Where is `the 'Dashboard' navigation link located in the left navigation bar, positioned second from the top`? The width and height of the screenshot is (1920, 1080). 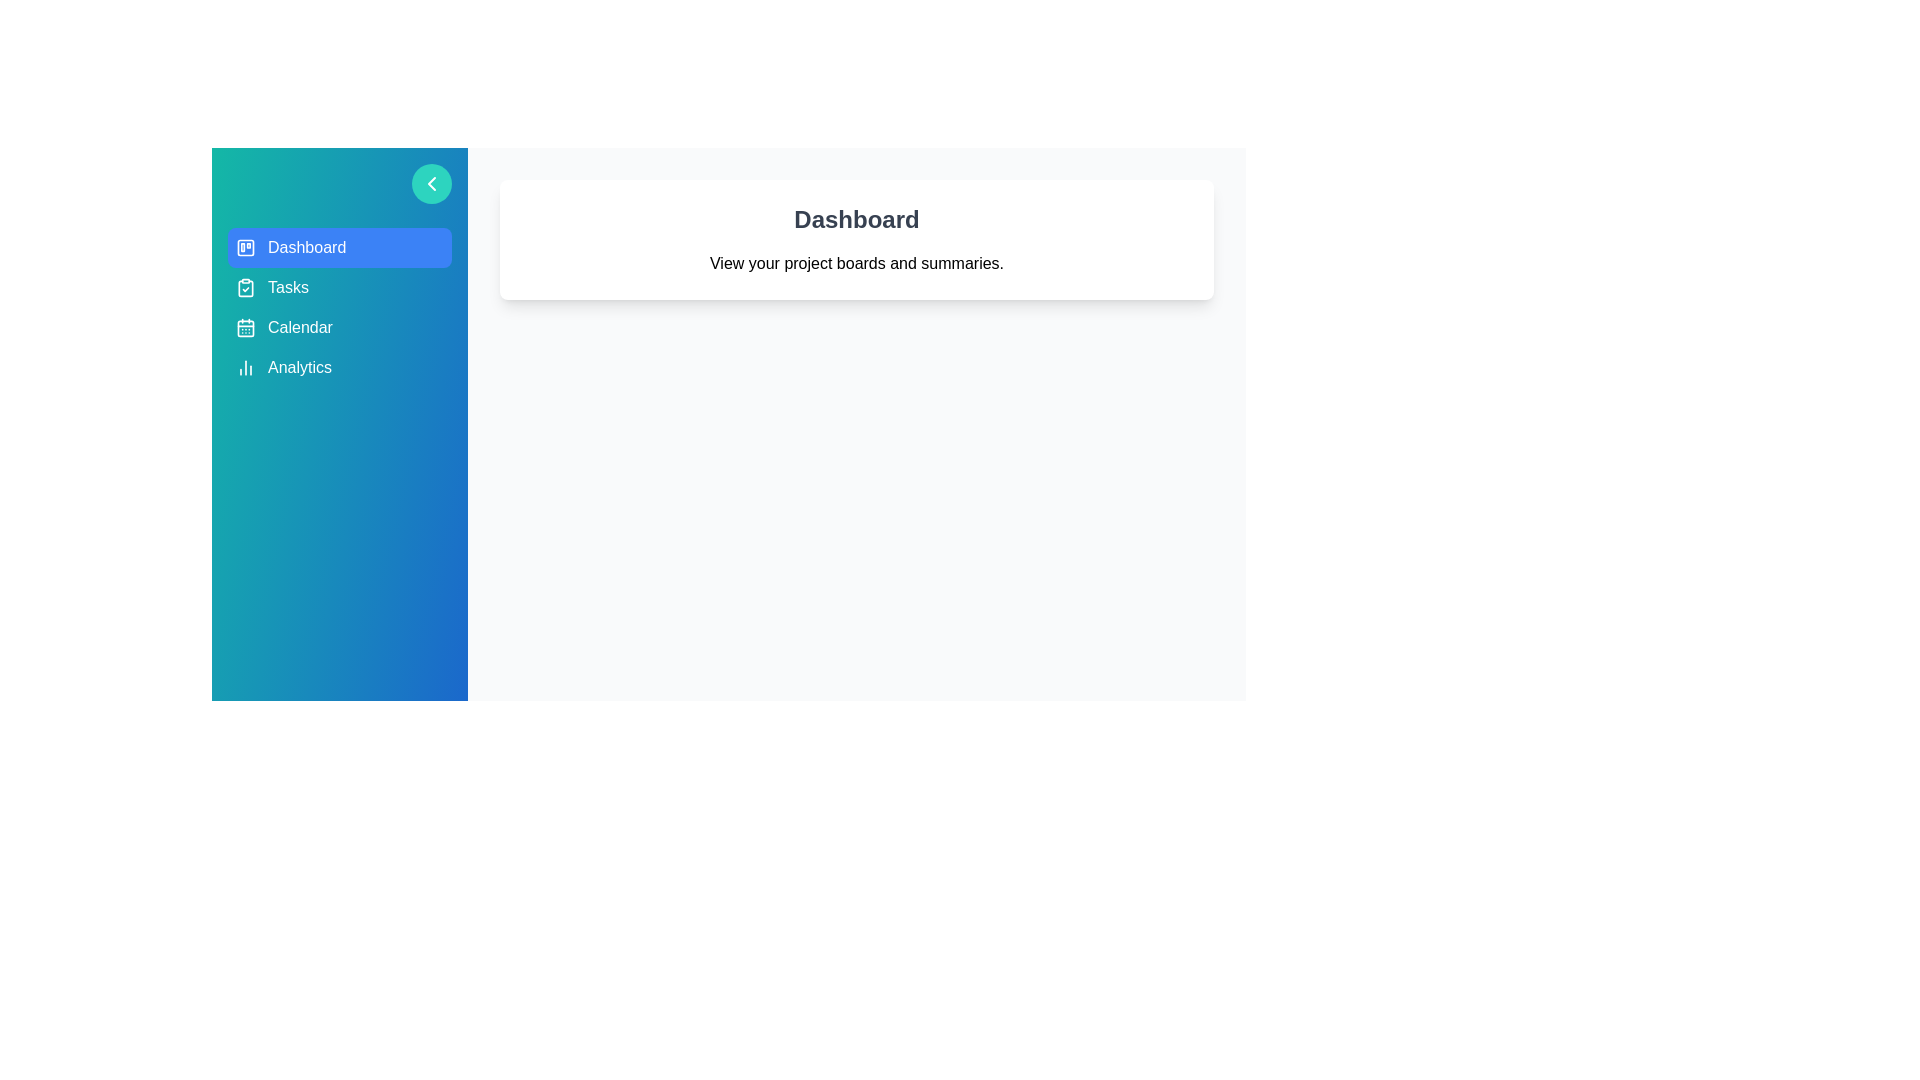 the 'Dashboard' navigation link located in the left navigation bar, positioned second from the top is located at coordinates (306, 246).